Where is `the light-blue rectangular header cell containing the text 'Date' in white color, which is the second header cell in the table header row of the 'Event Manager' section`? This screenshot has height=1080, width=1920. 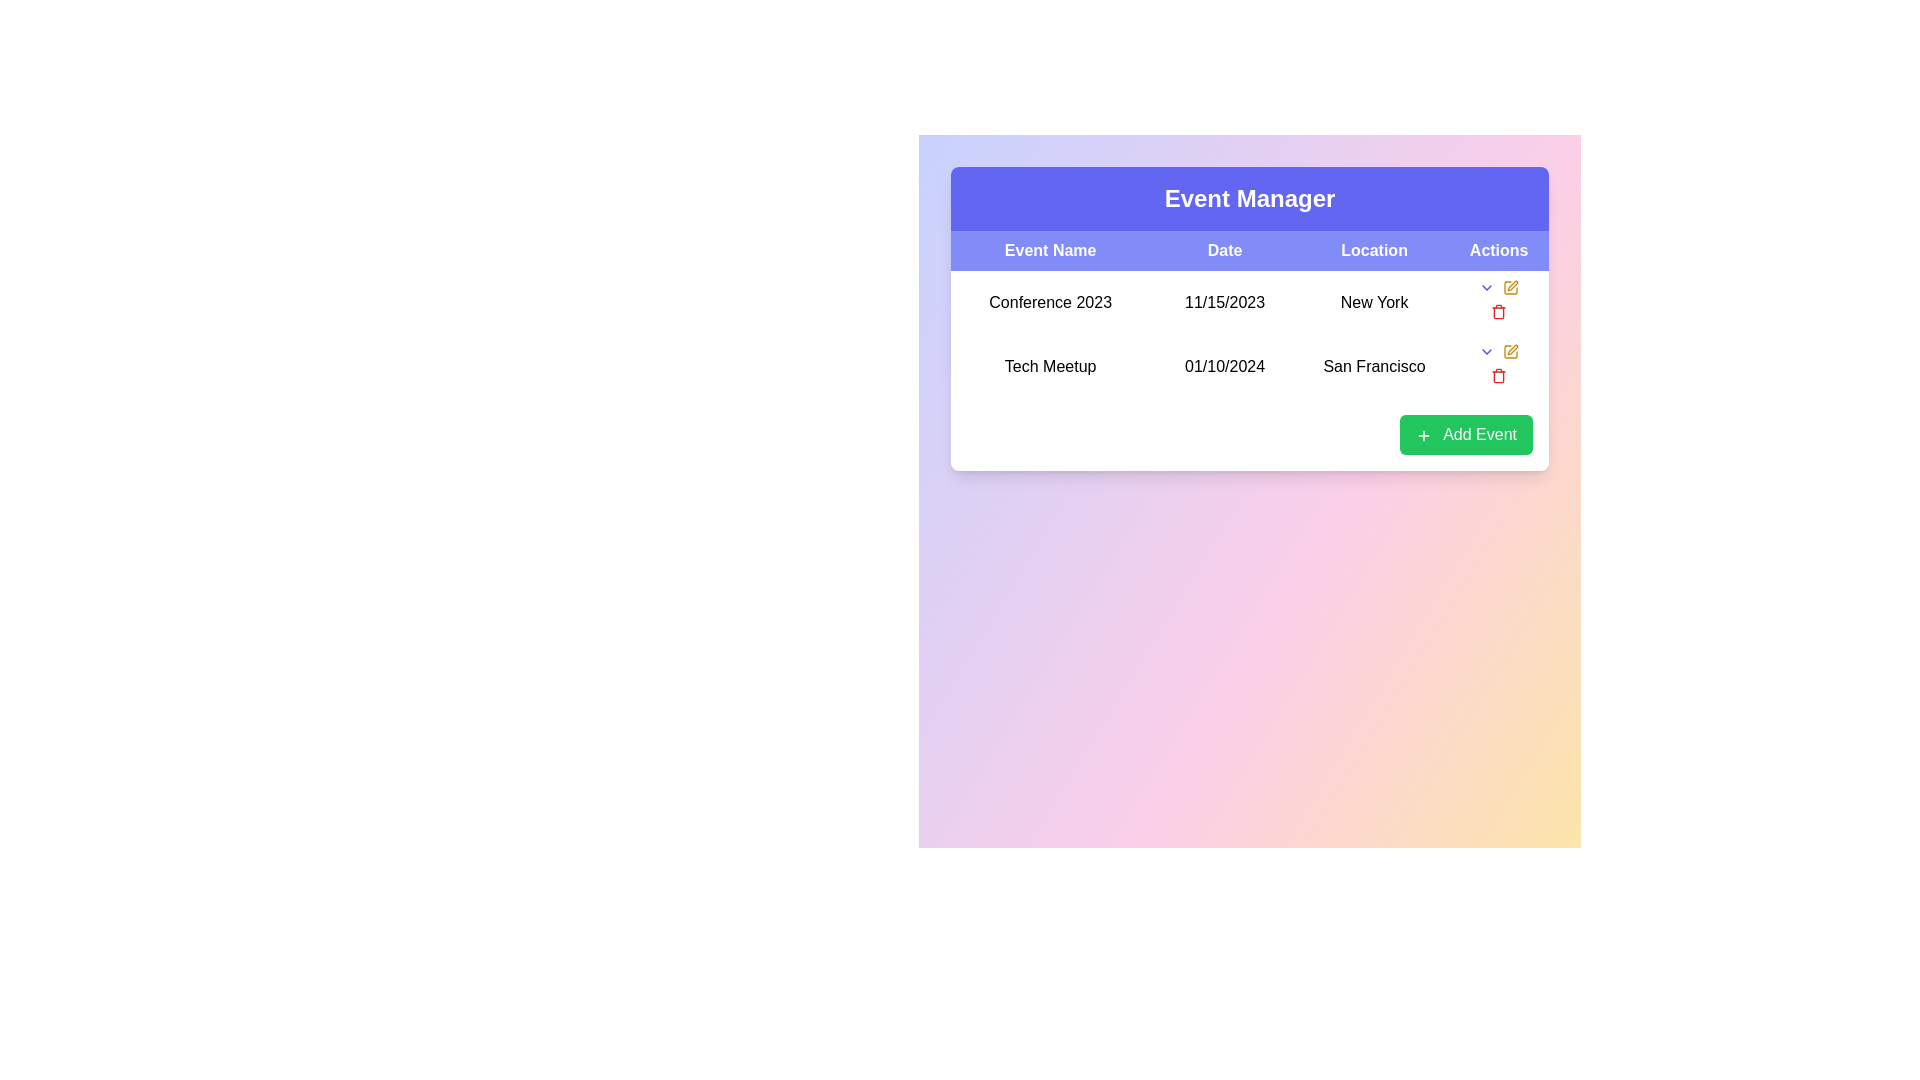 the light-blue rectangular header cell containing the text 'Date' in white color, which is the second header cell in the table header row of the 'Event Manager' section is located at coordinates (1224, 249).